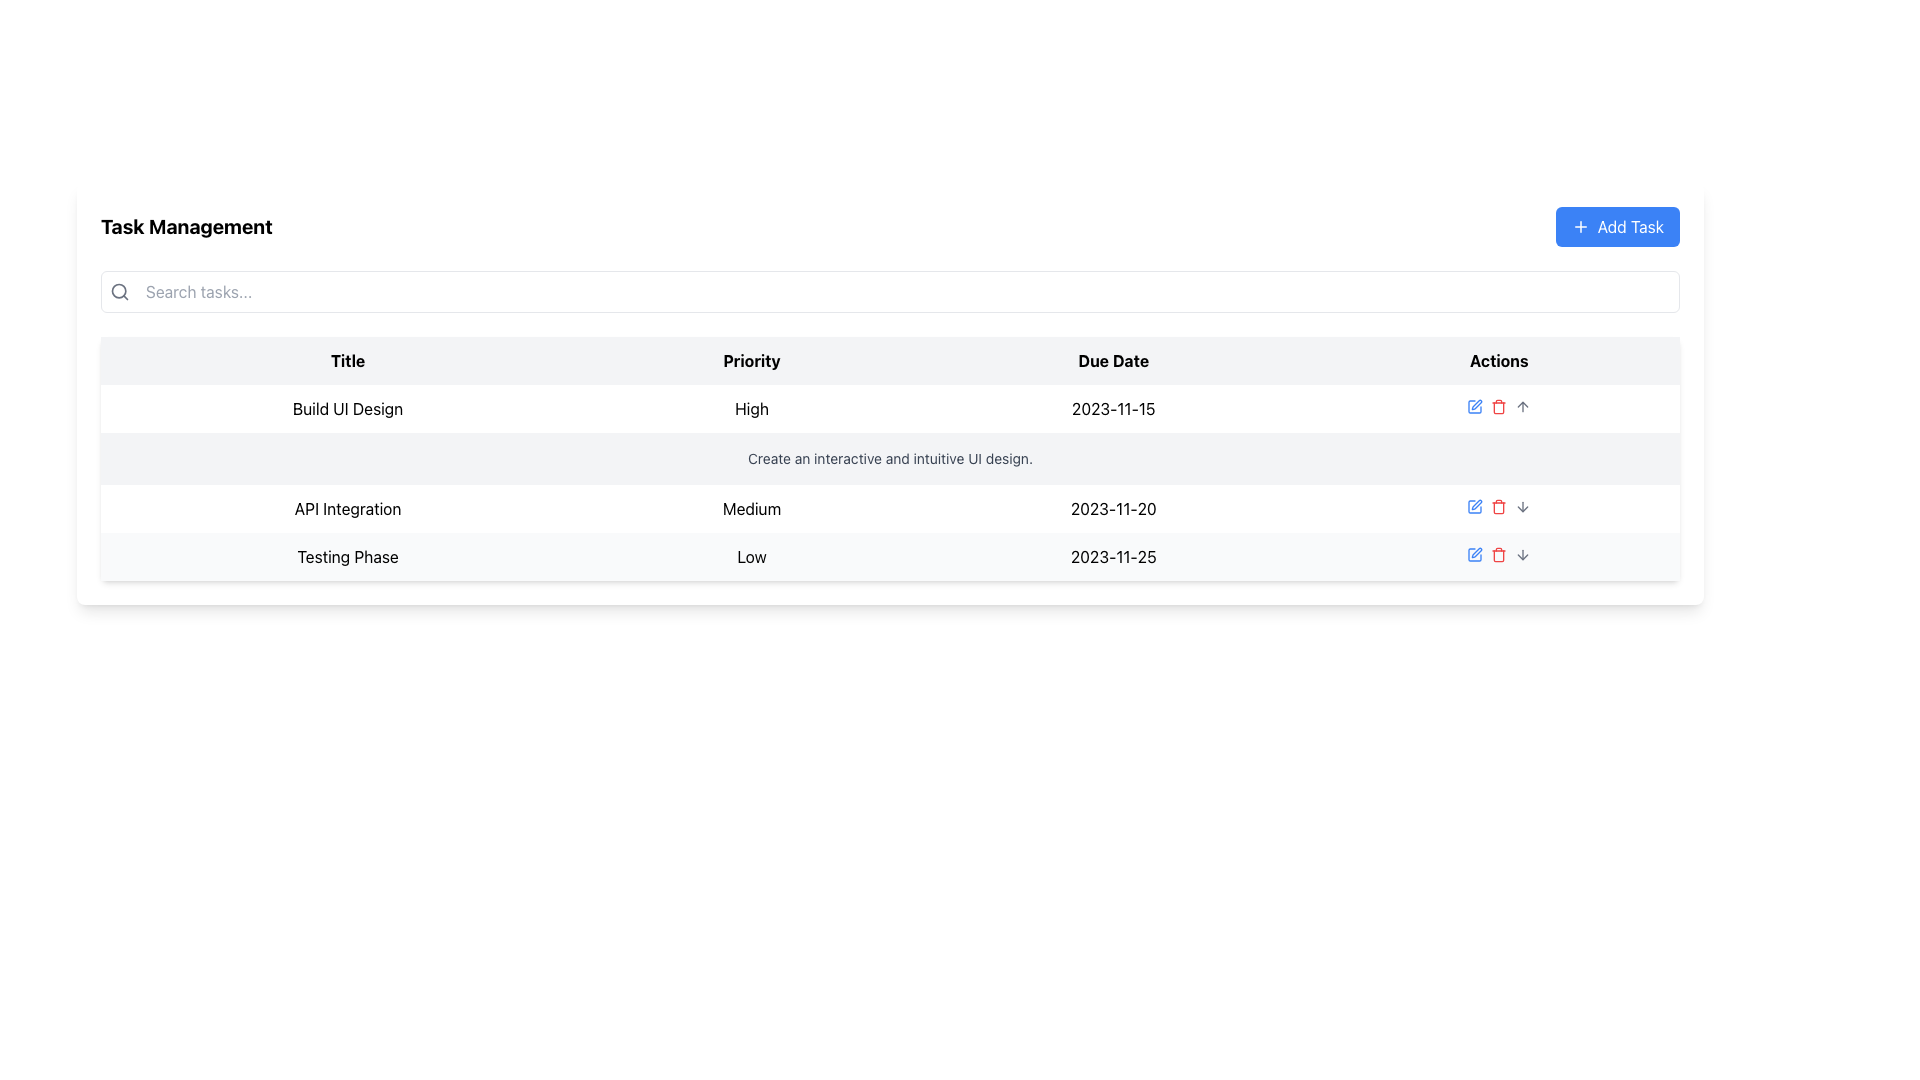 The width and height of the screenshot is (1920, 1080). I want to click on the edit button located in the 'Actions' column of the second row of the task management table for 'API Integration', so click(1474, 505).